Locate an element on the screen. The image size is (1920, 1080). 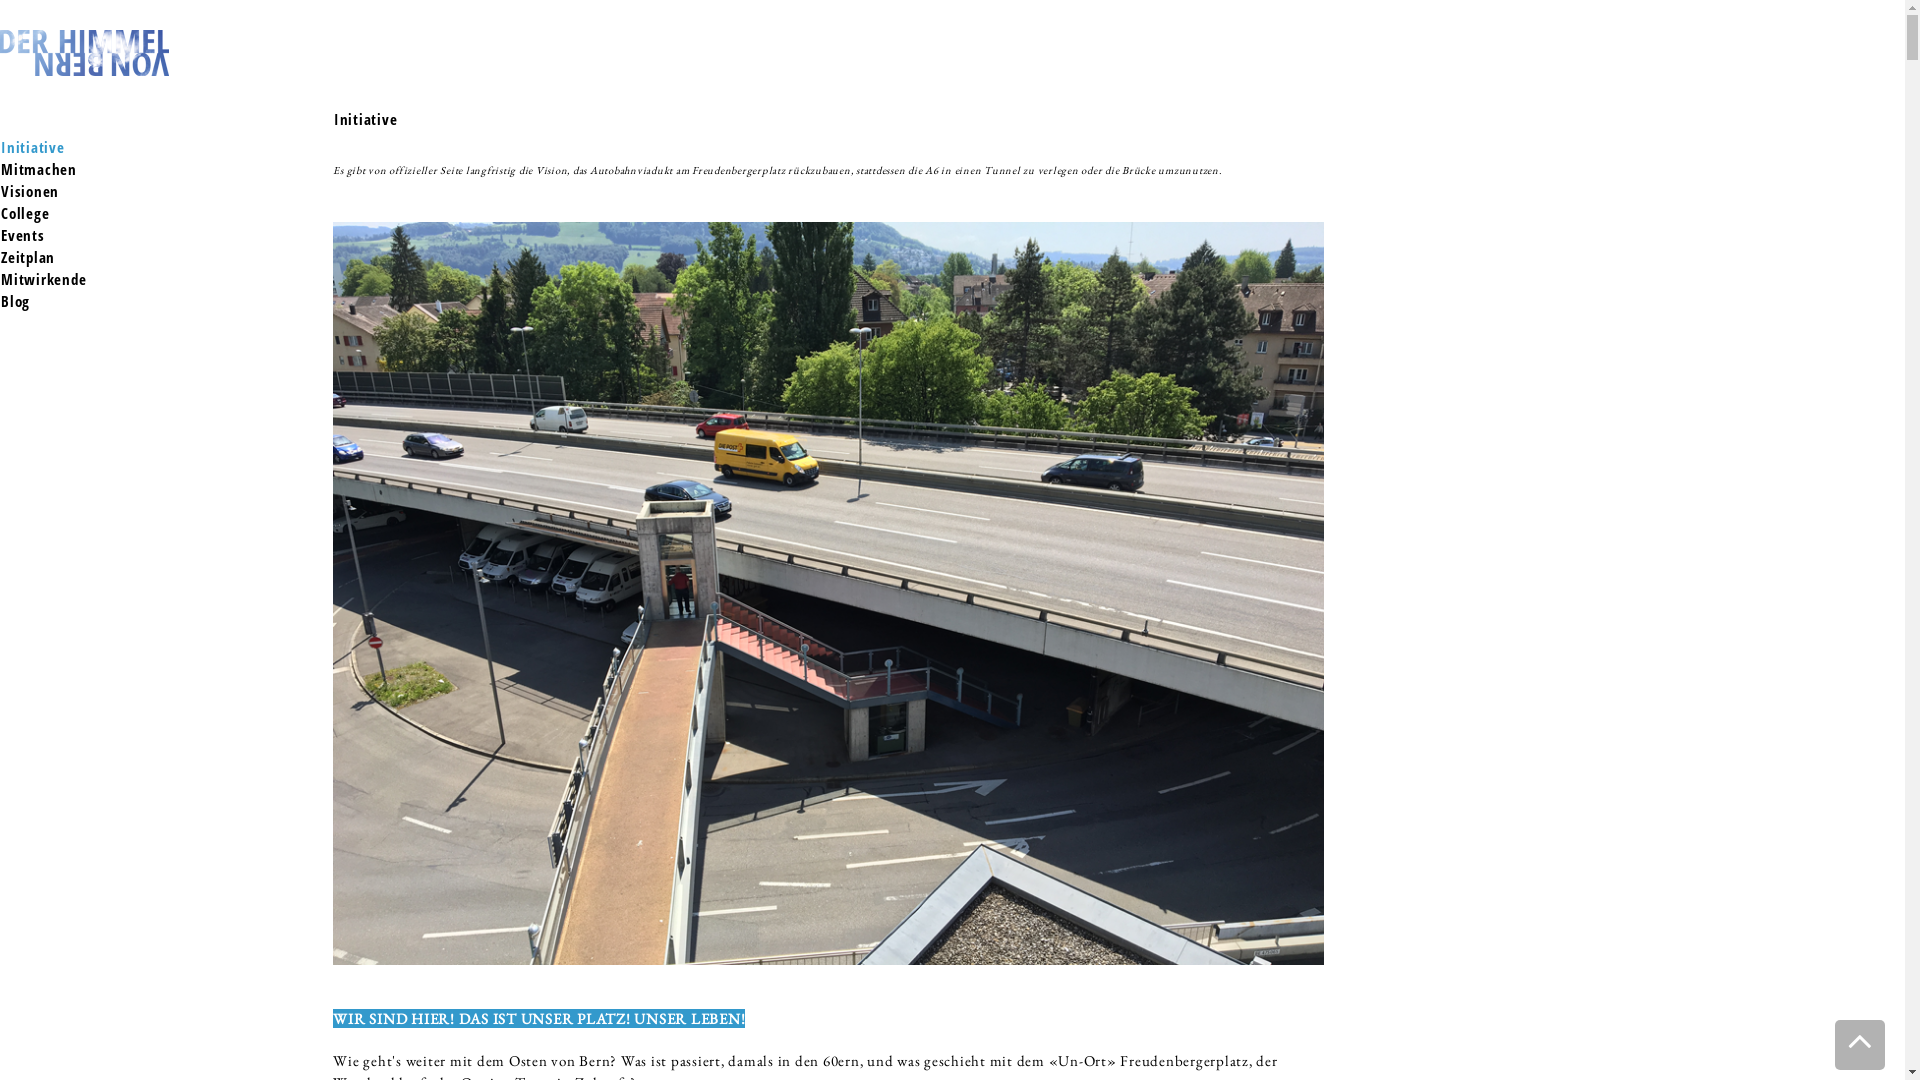
'Blog' is located at coordinates (15, 300).